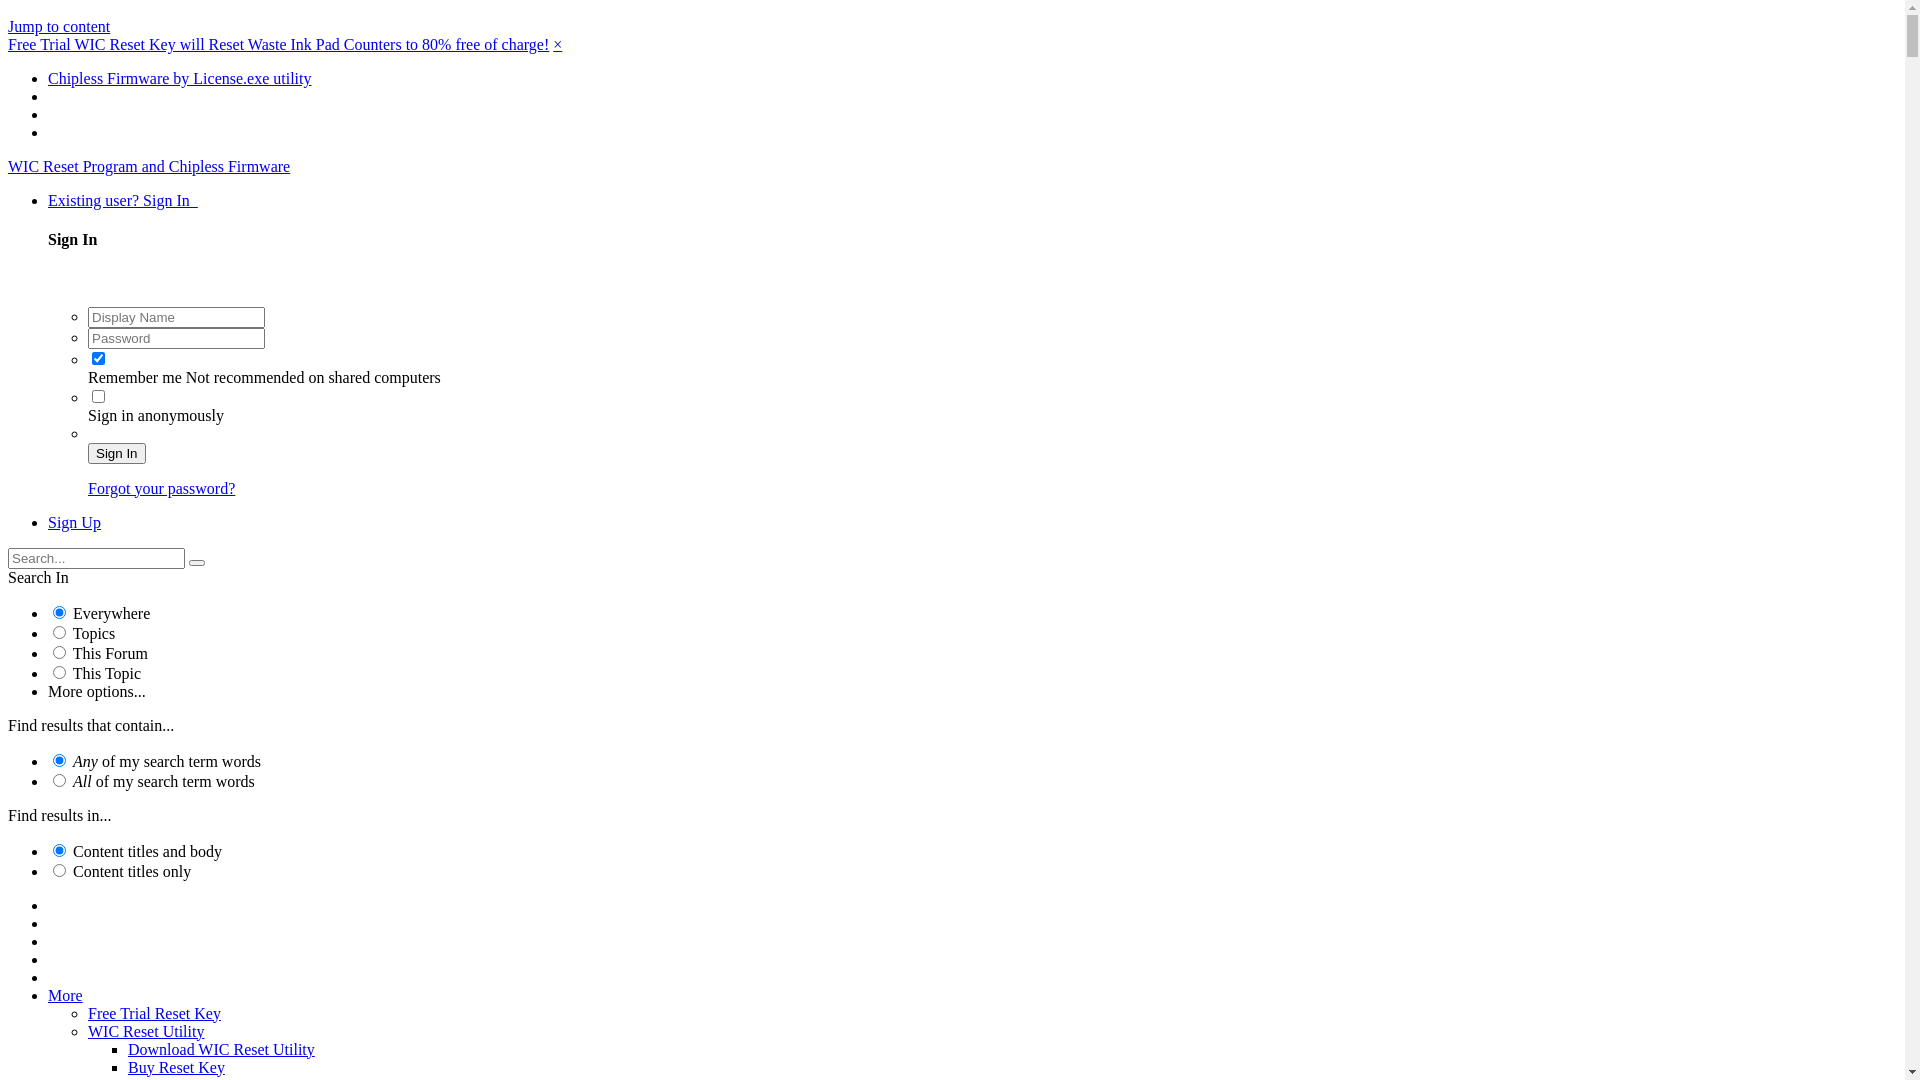 This screenshot has width=1920, height=1080. I want to click on 'Existing user? Sign In  ', so click(122, 200).